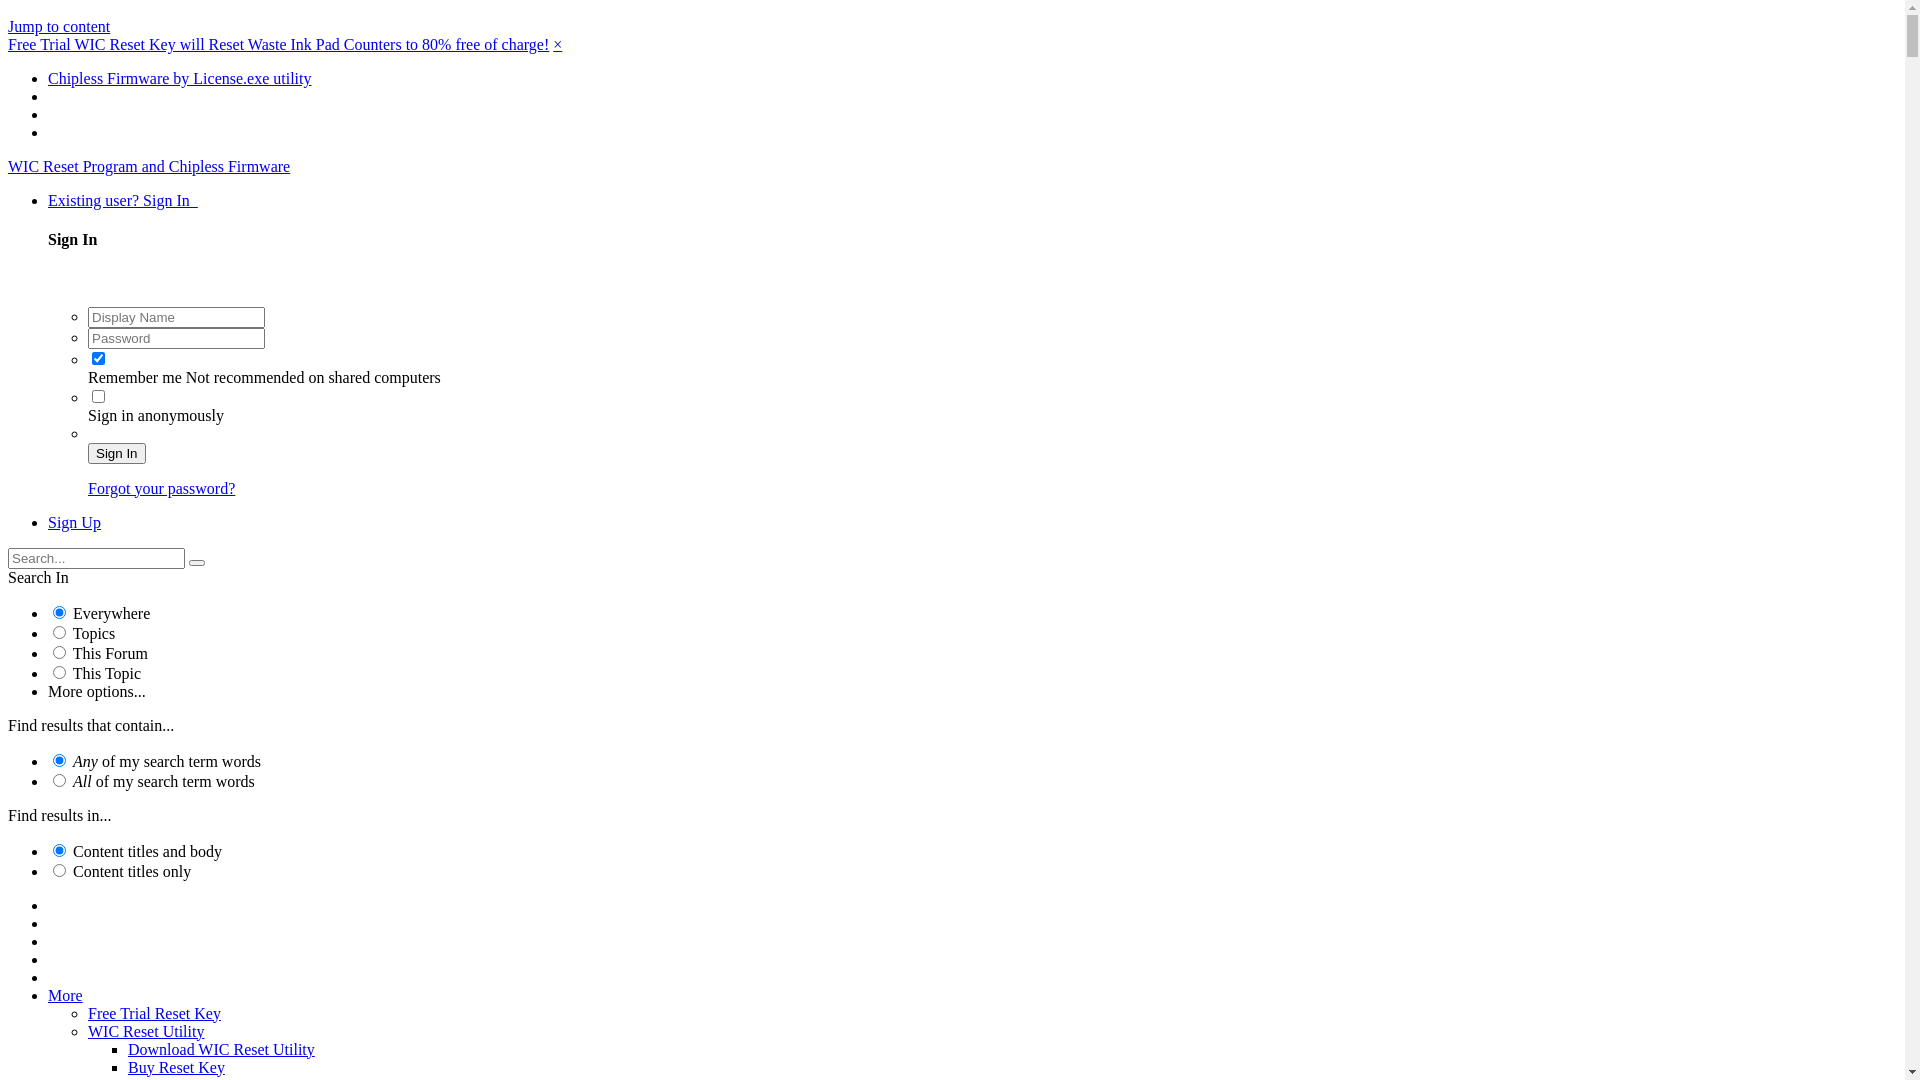 This screenshot has width=1920, height=1080. I want to click on 'Existing user? Sign In  ', so click(122, 200).